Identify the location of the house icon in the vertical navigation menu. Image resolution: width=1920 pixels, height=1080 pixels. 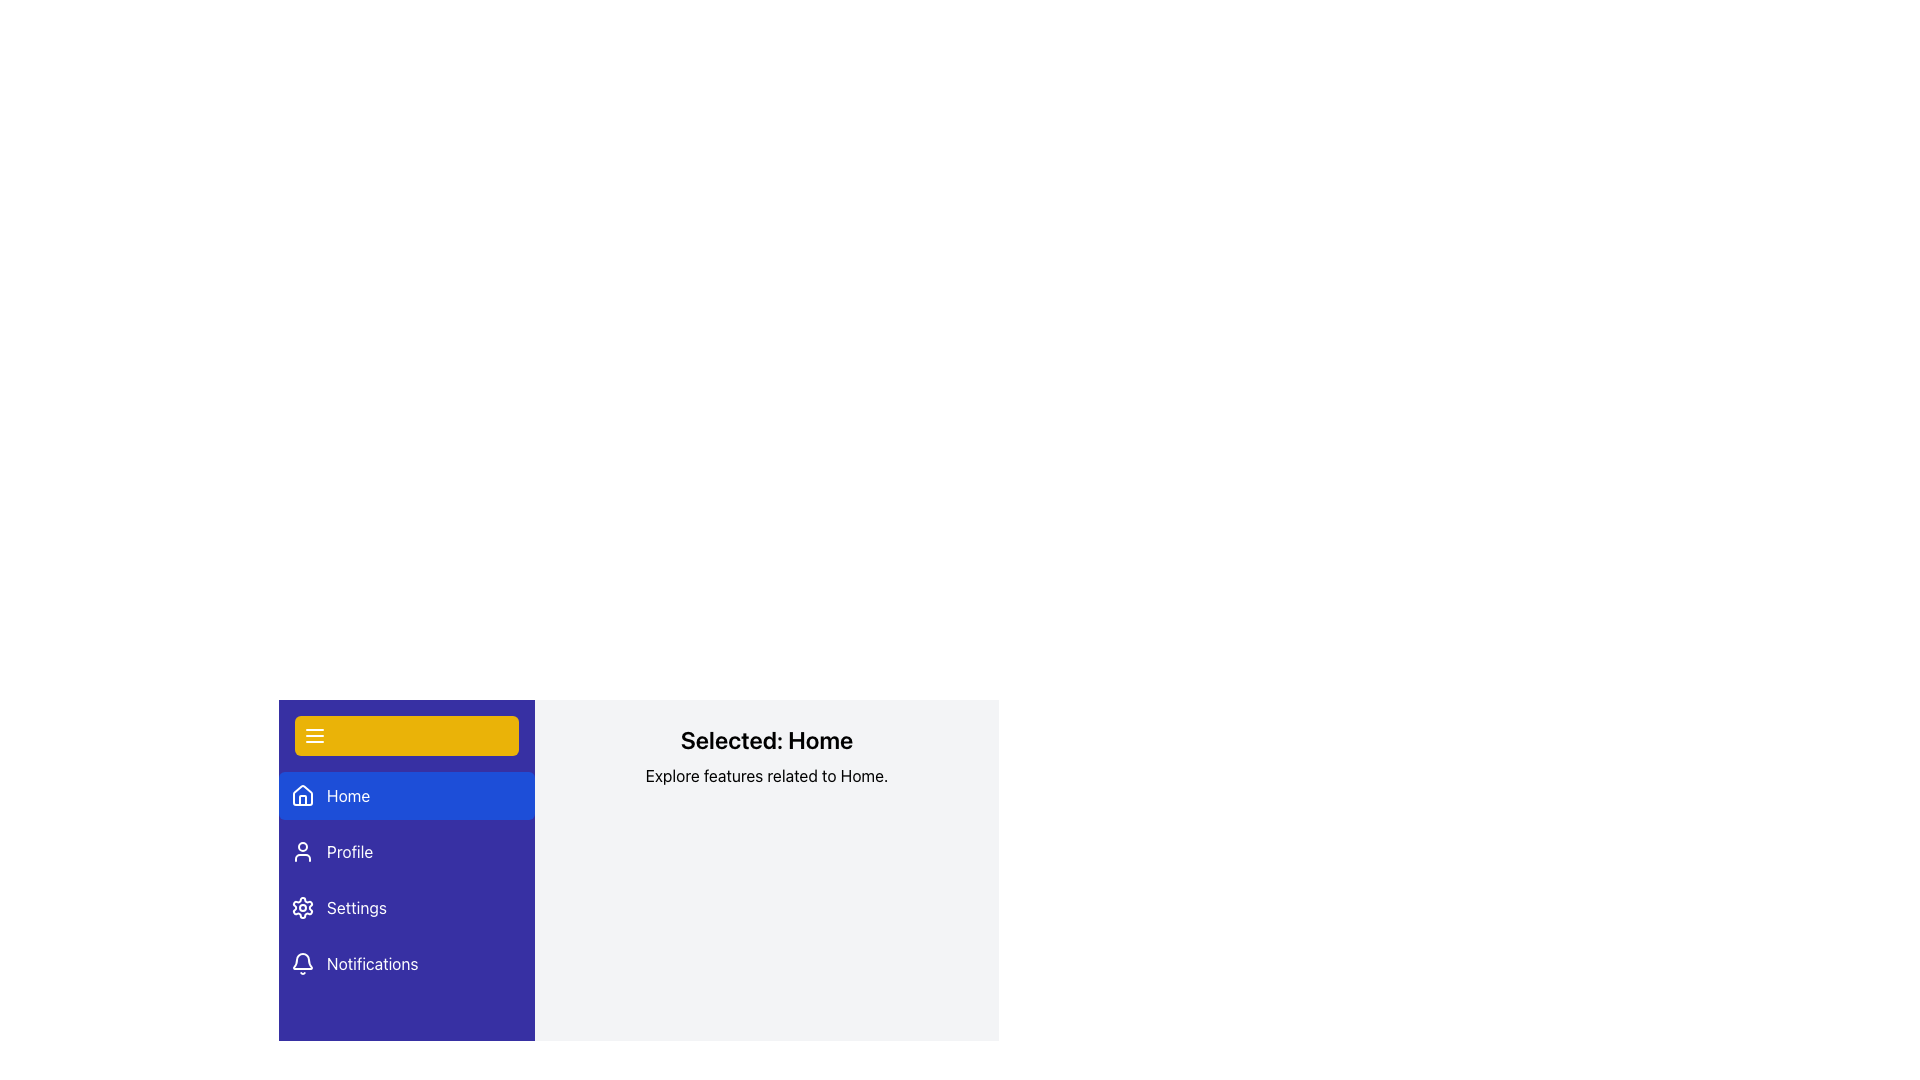
(301, 793).